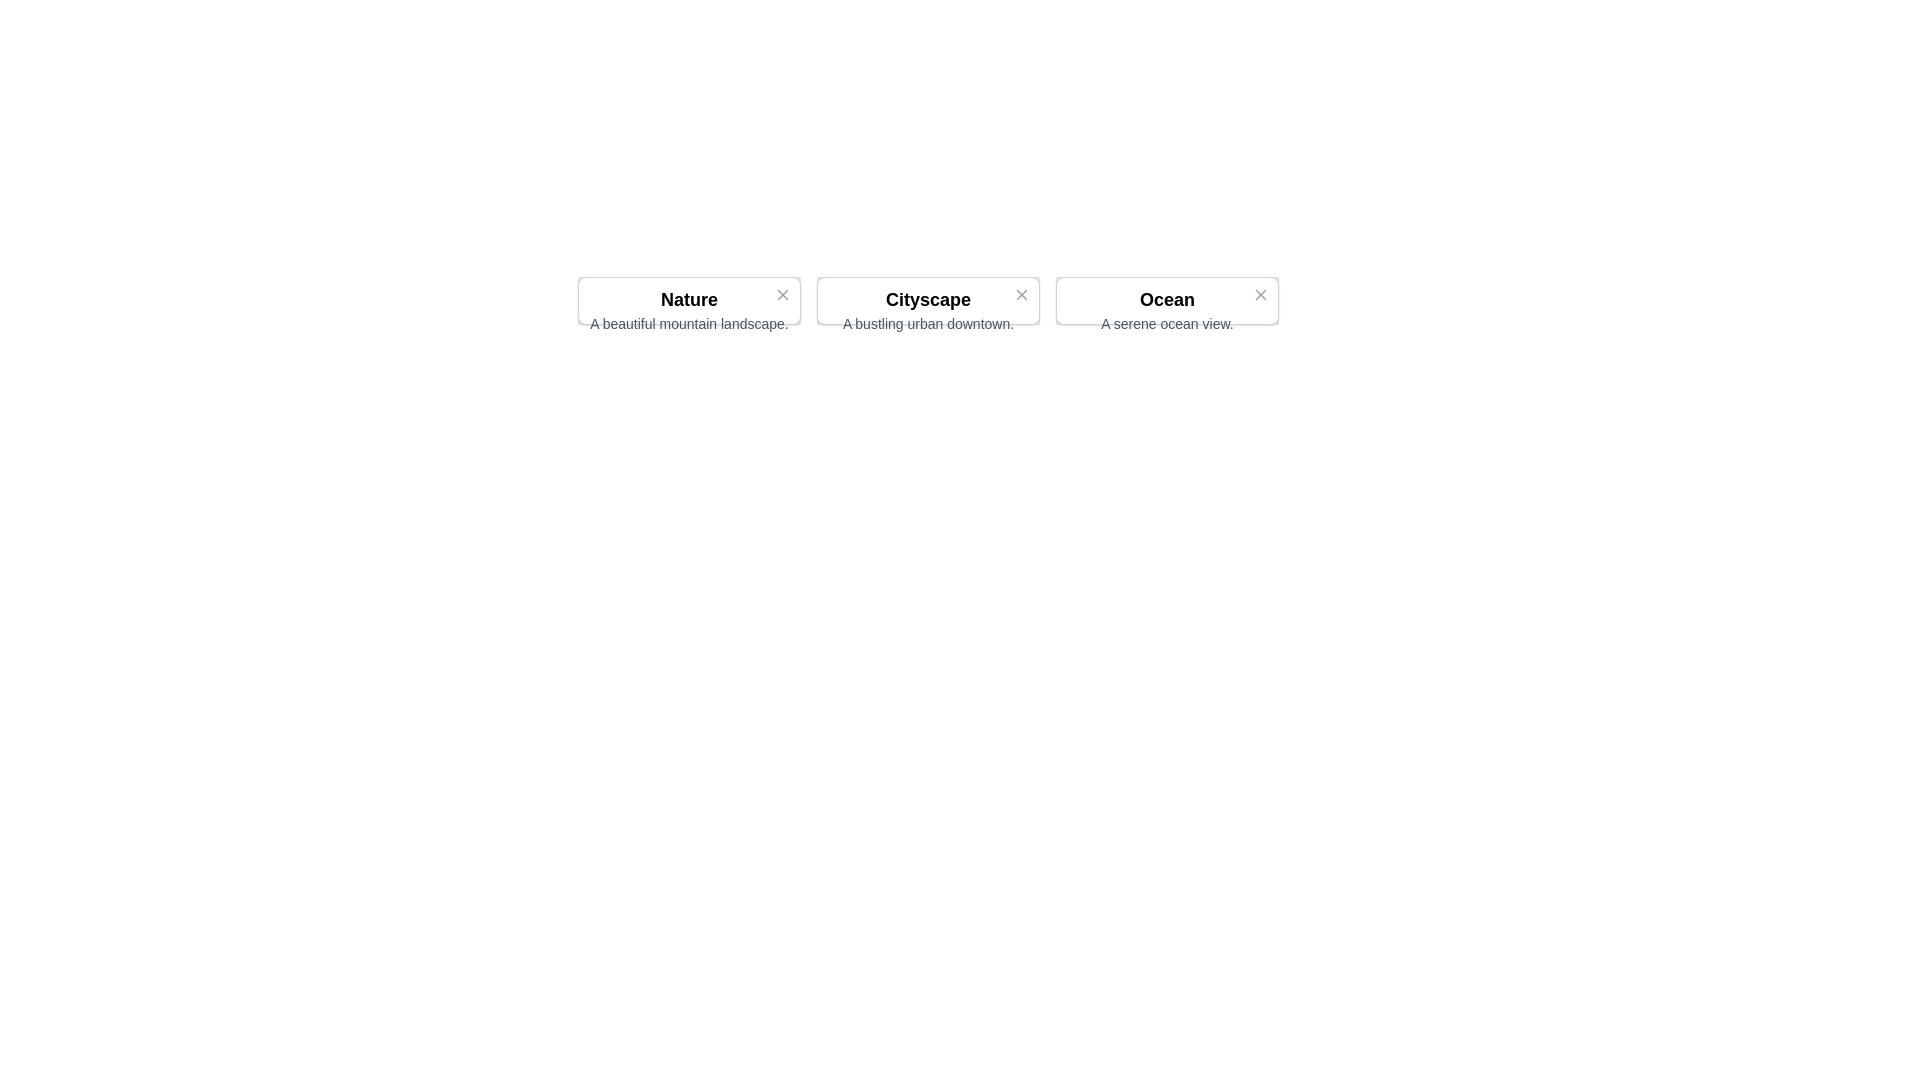  I want to click on the informational block located between the 'Nature' and 'Ocean' sections in the grid layout, so click(927, 300).